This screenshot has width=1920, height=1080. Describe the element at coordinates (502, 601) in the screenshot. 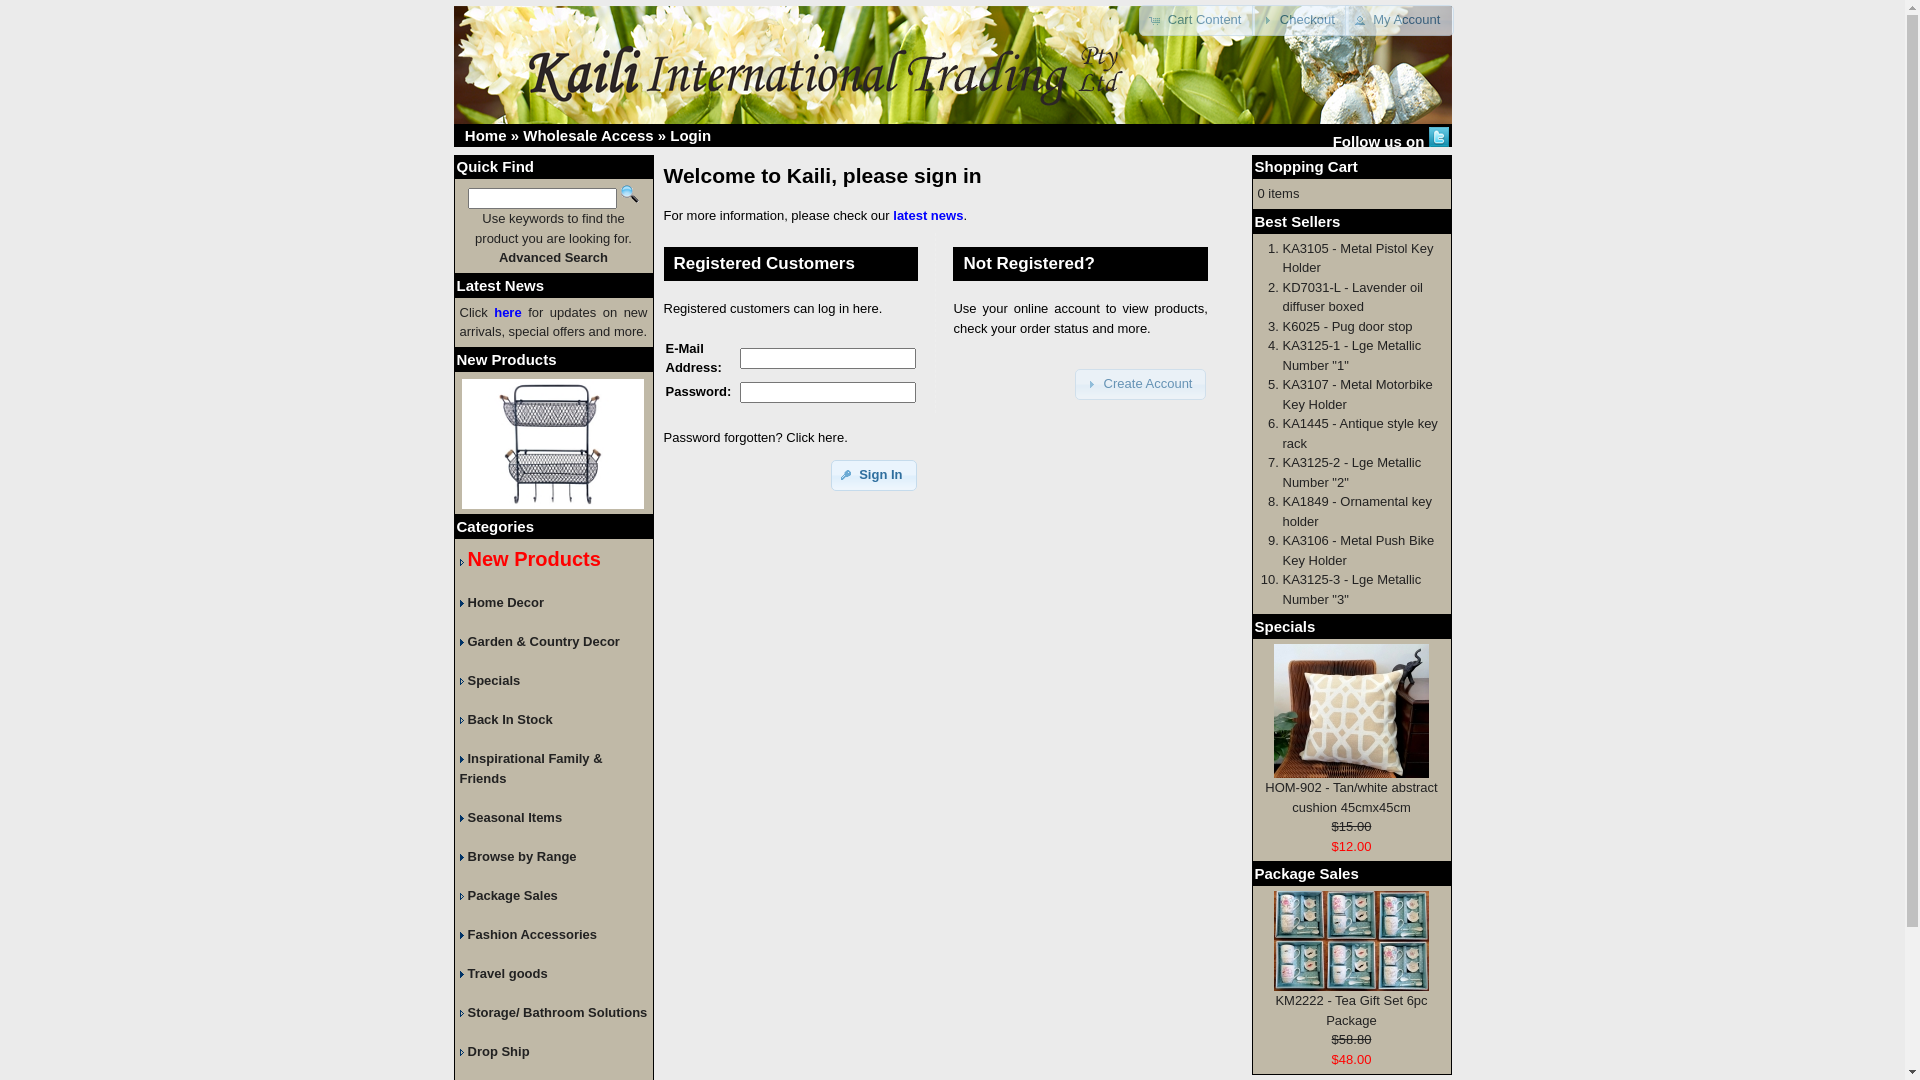

I see `'Home Decor'` at that location.